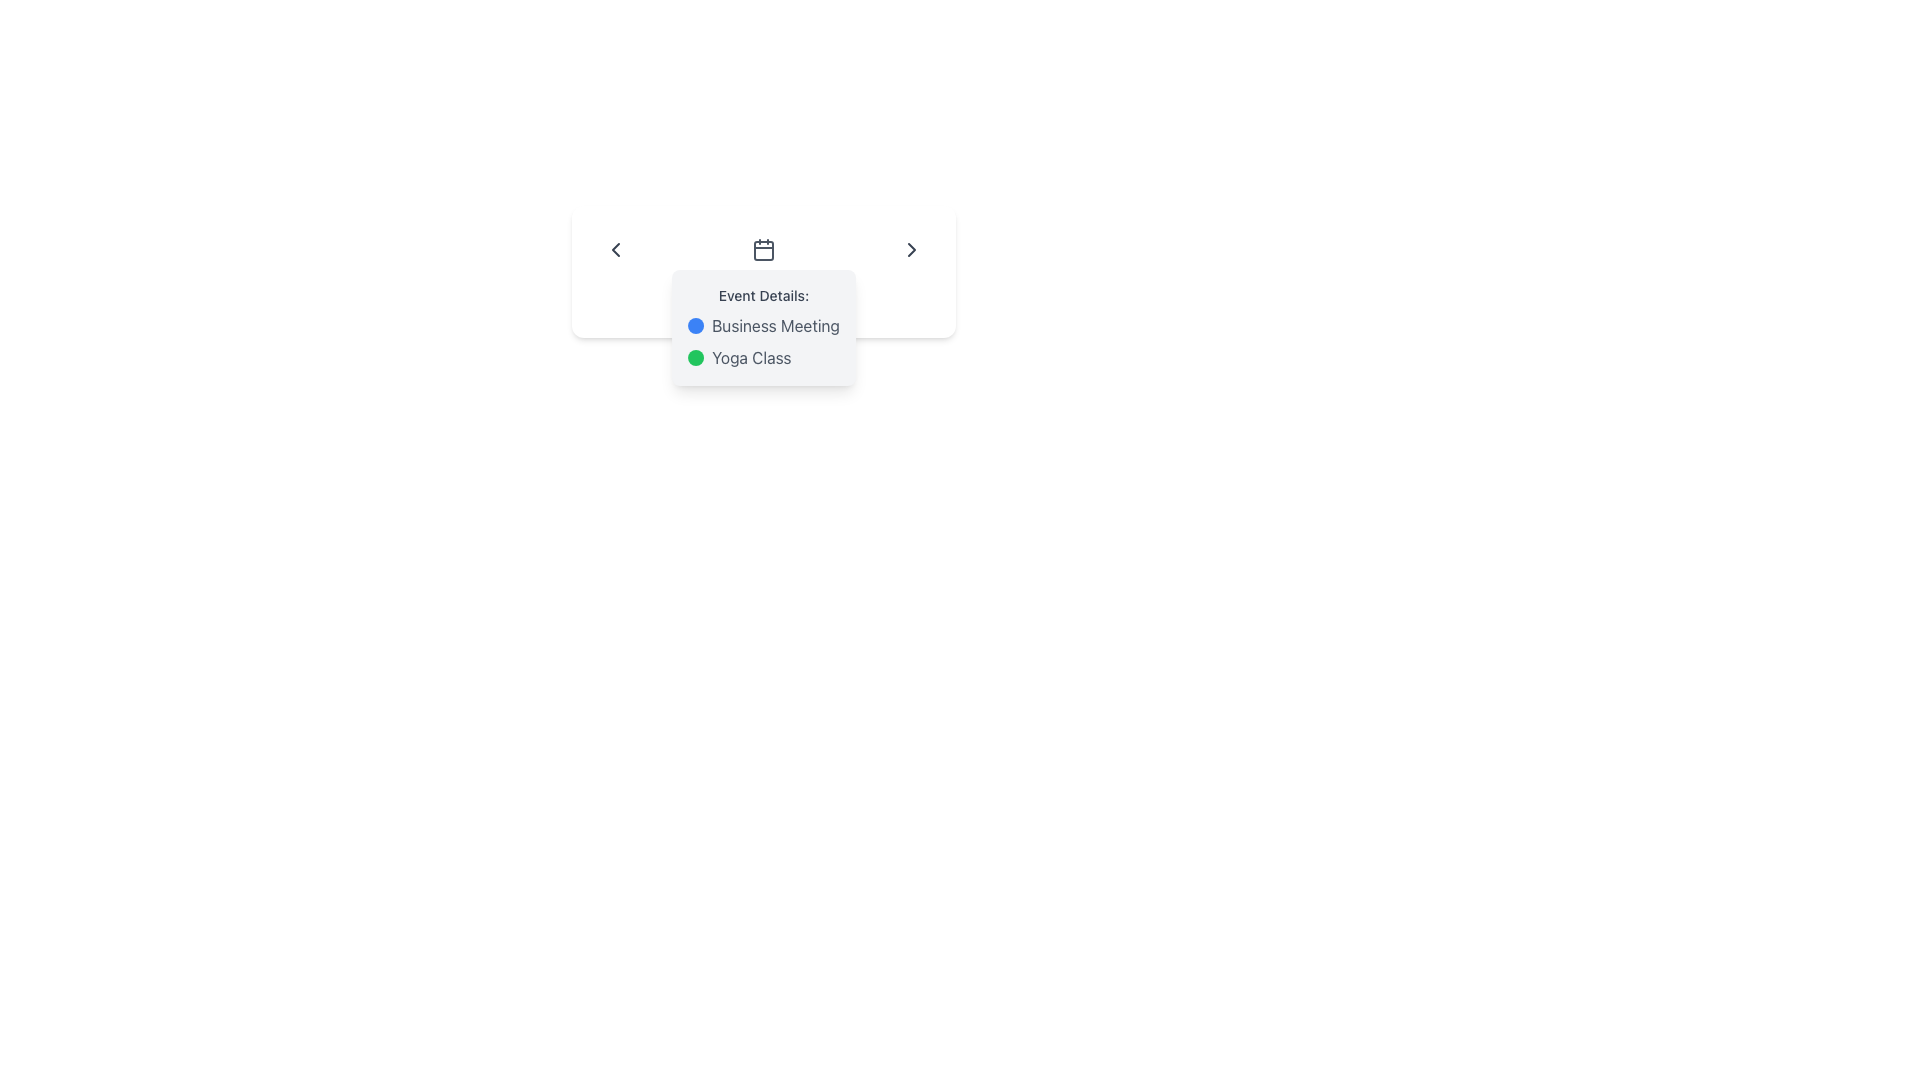 This screenshot has width=1920, height=1080. I want to click on the Circle indicator that visually marks the status of the 'Yoga Class' event, located to the left of the 'Yoga Class' text, so click(696, 357).